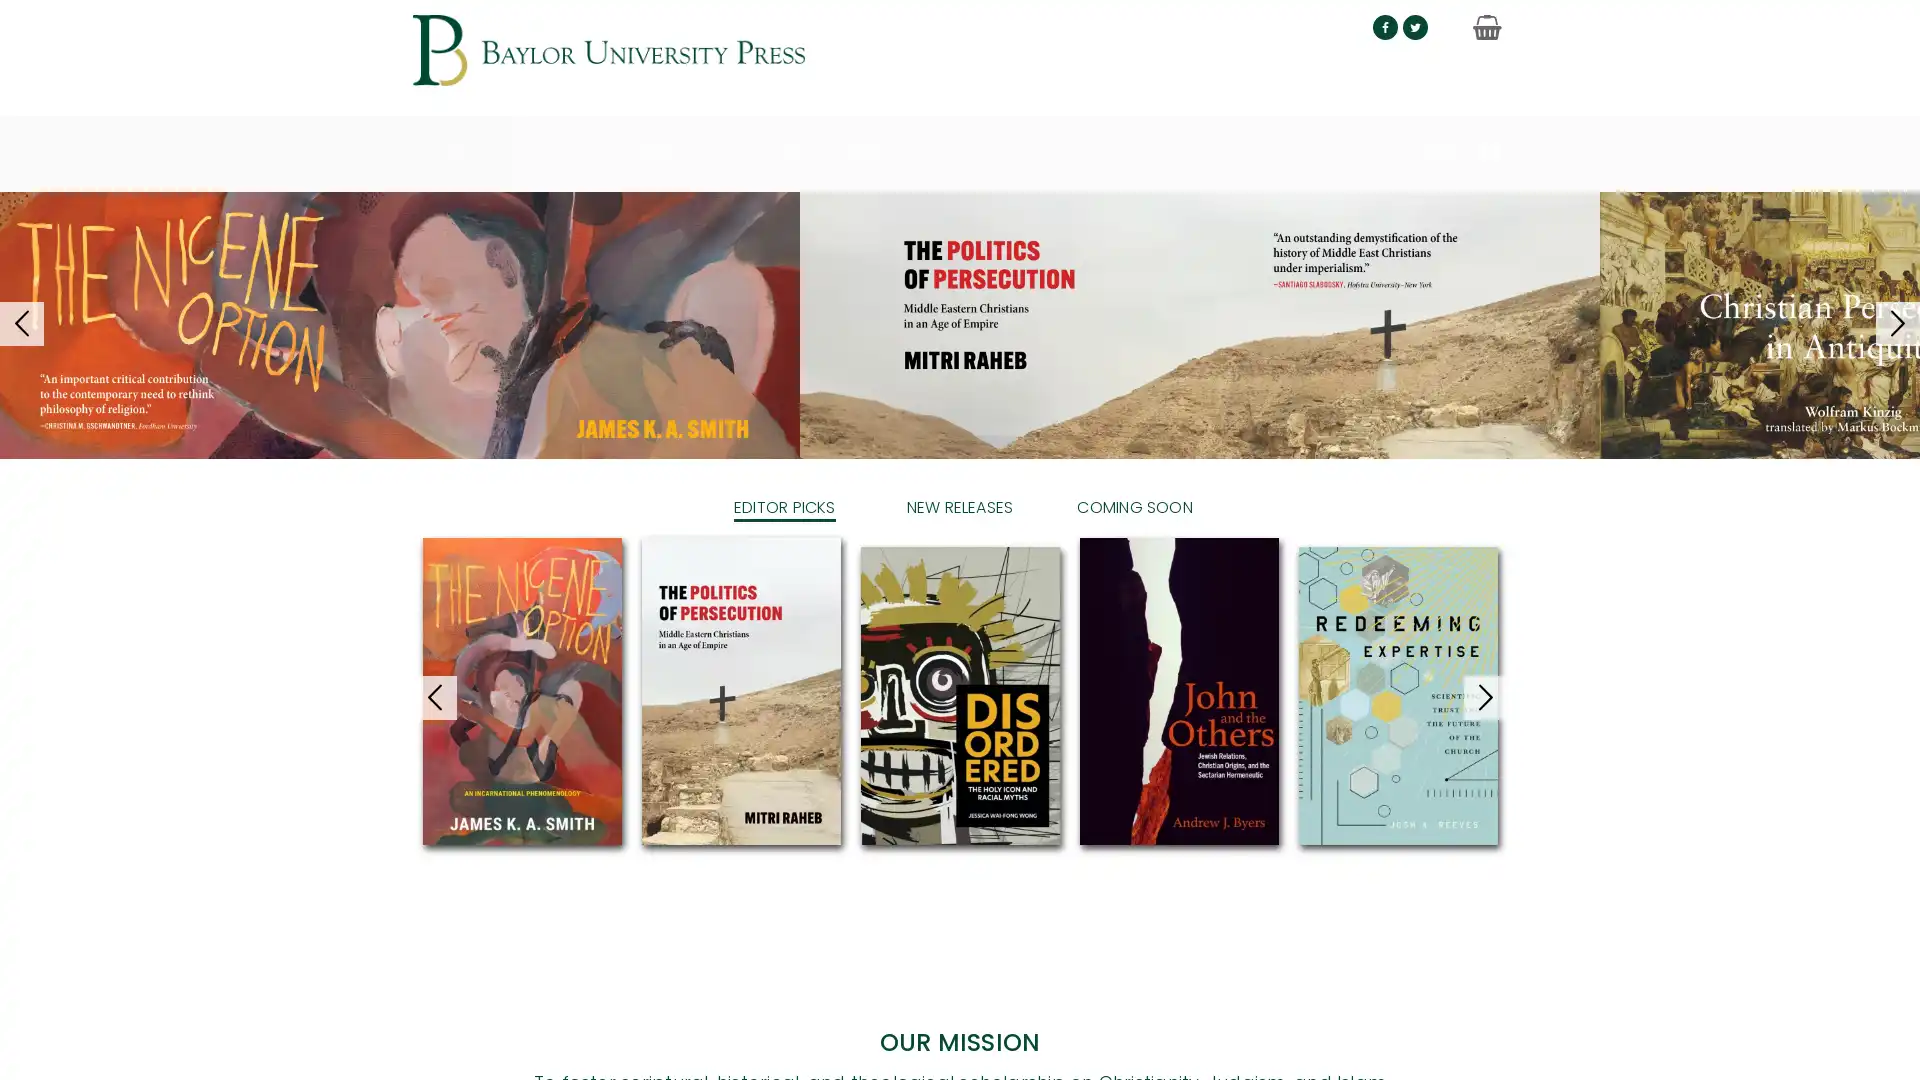 The height and width of the screenshot is (1080, 1920). Describe the element at coordinates (1454, 137) in the screenshot. I see `SEARCH` at that location.